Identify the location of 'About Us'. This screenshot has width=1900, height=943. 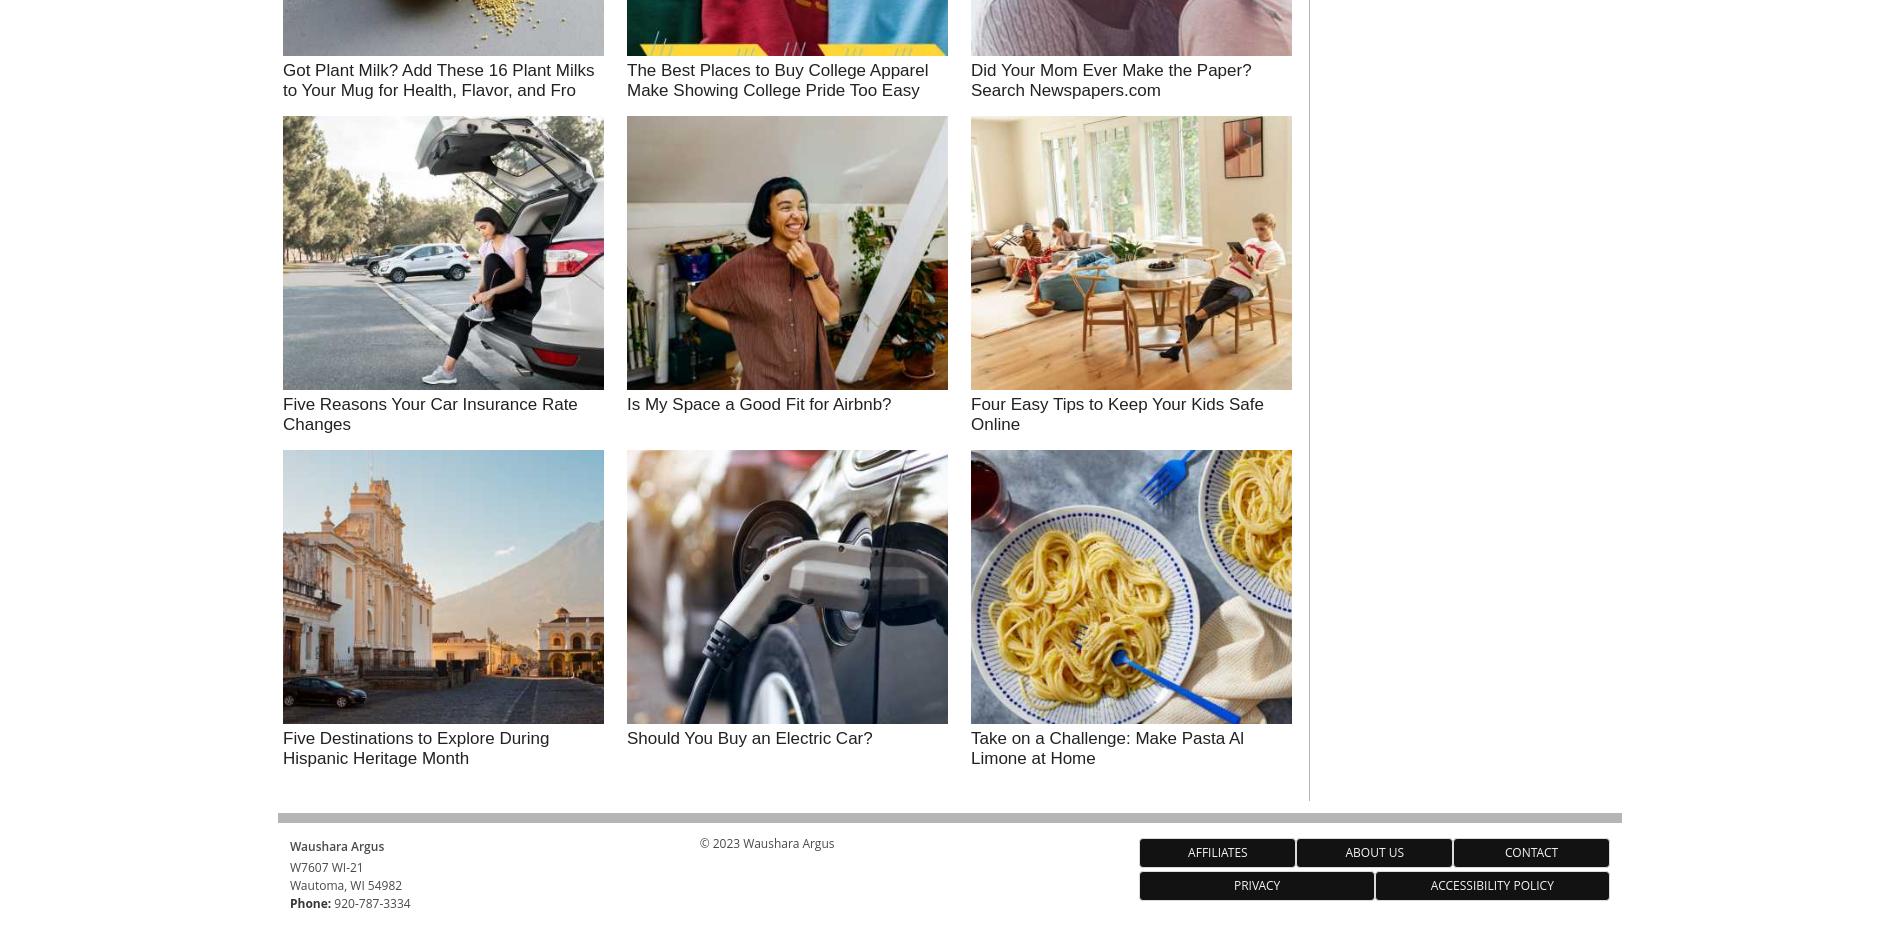
(1373, 851).